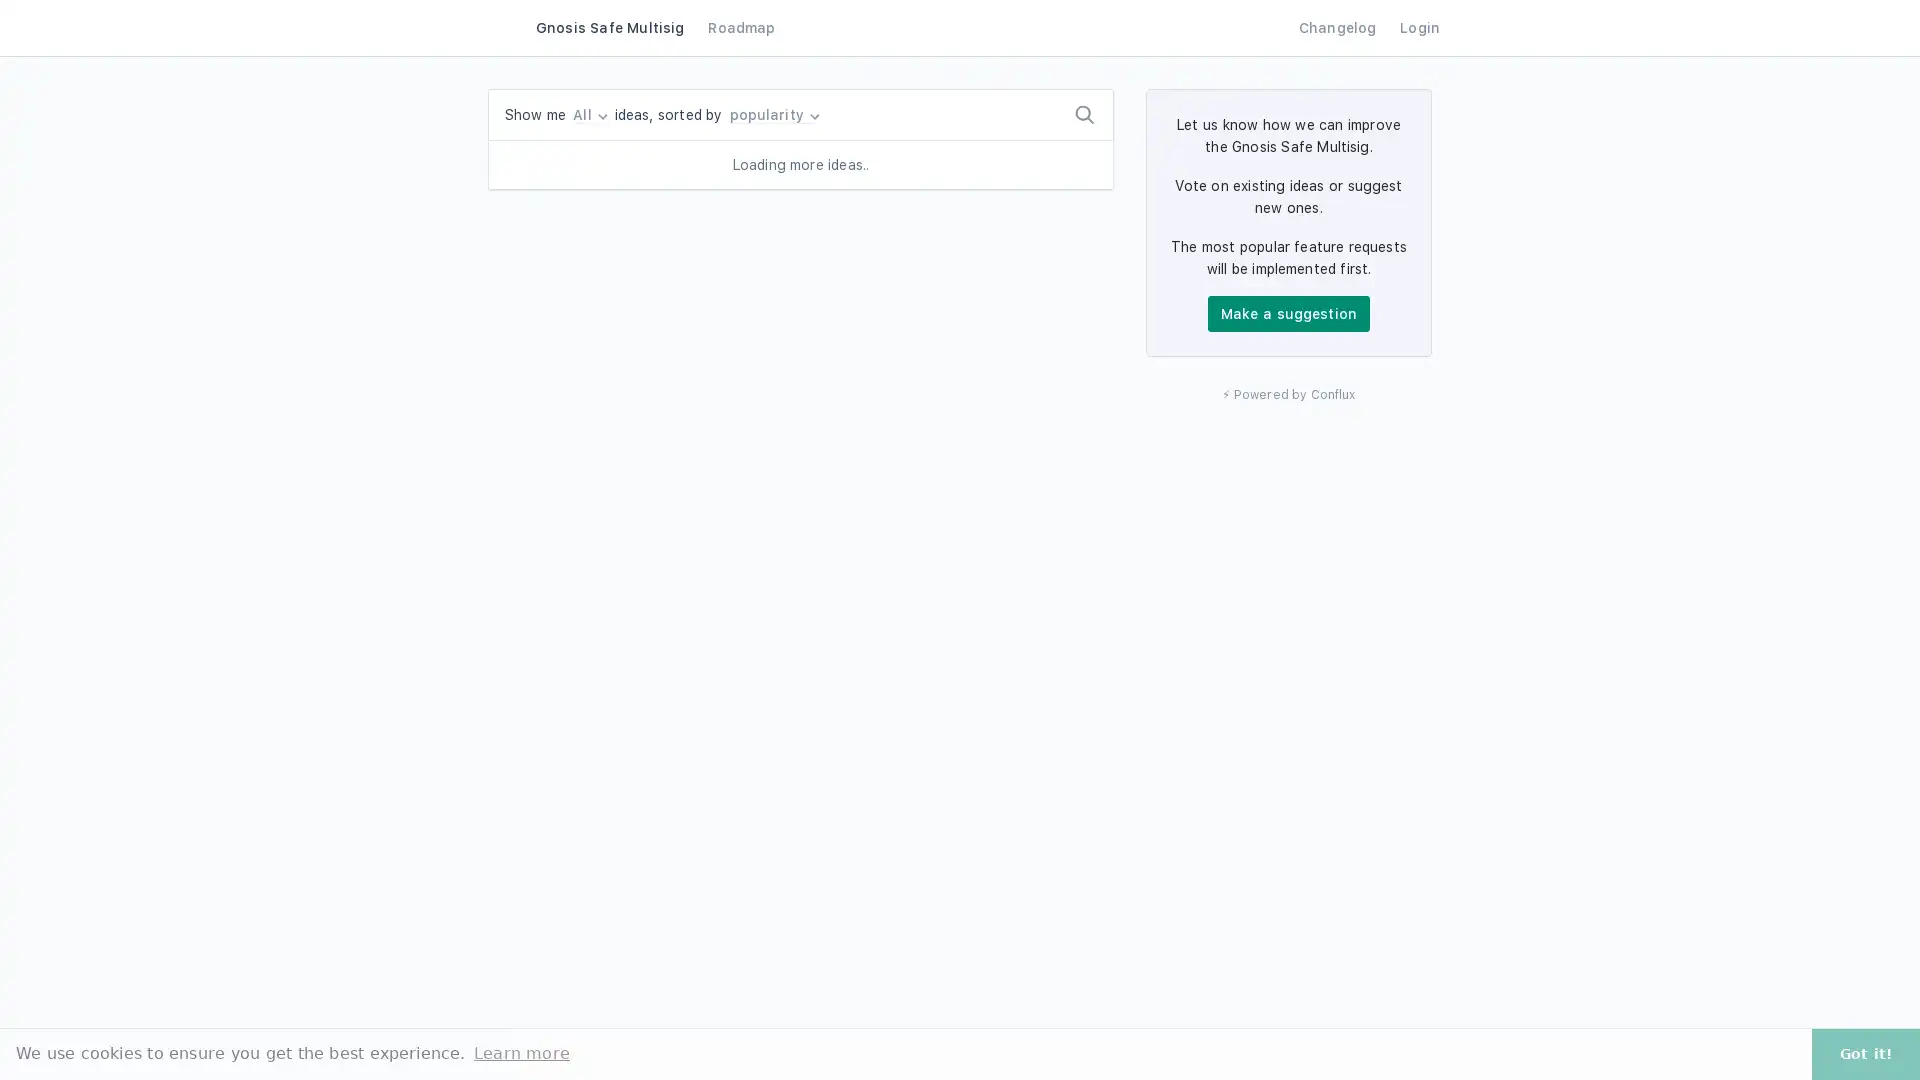 This screenshot has width=1920, height=1080. What do you see at coordinates (1288, 313) in the screenshot?
I see `Make a suggestion` at bounding box center [1288, 313].